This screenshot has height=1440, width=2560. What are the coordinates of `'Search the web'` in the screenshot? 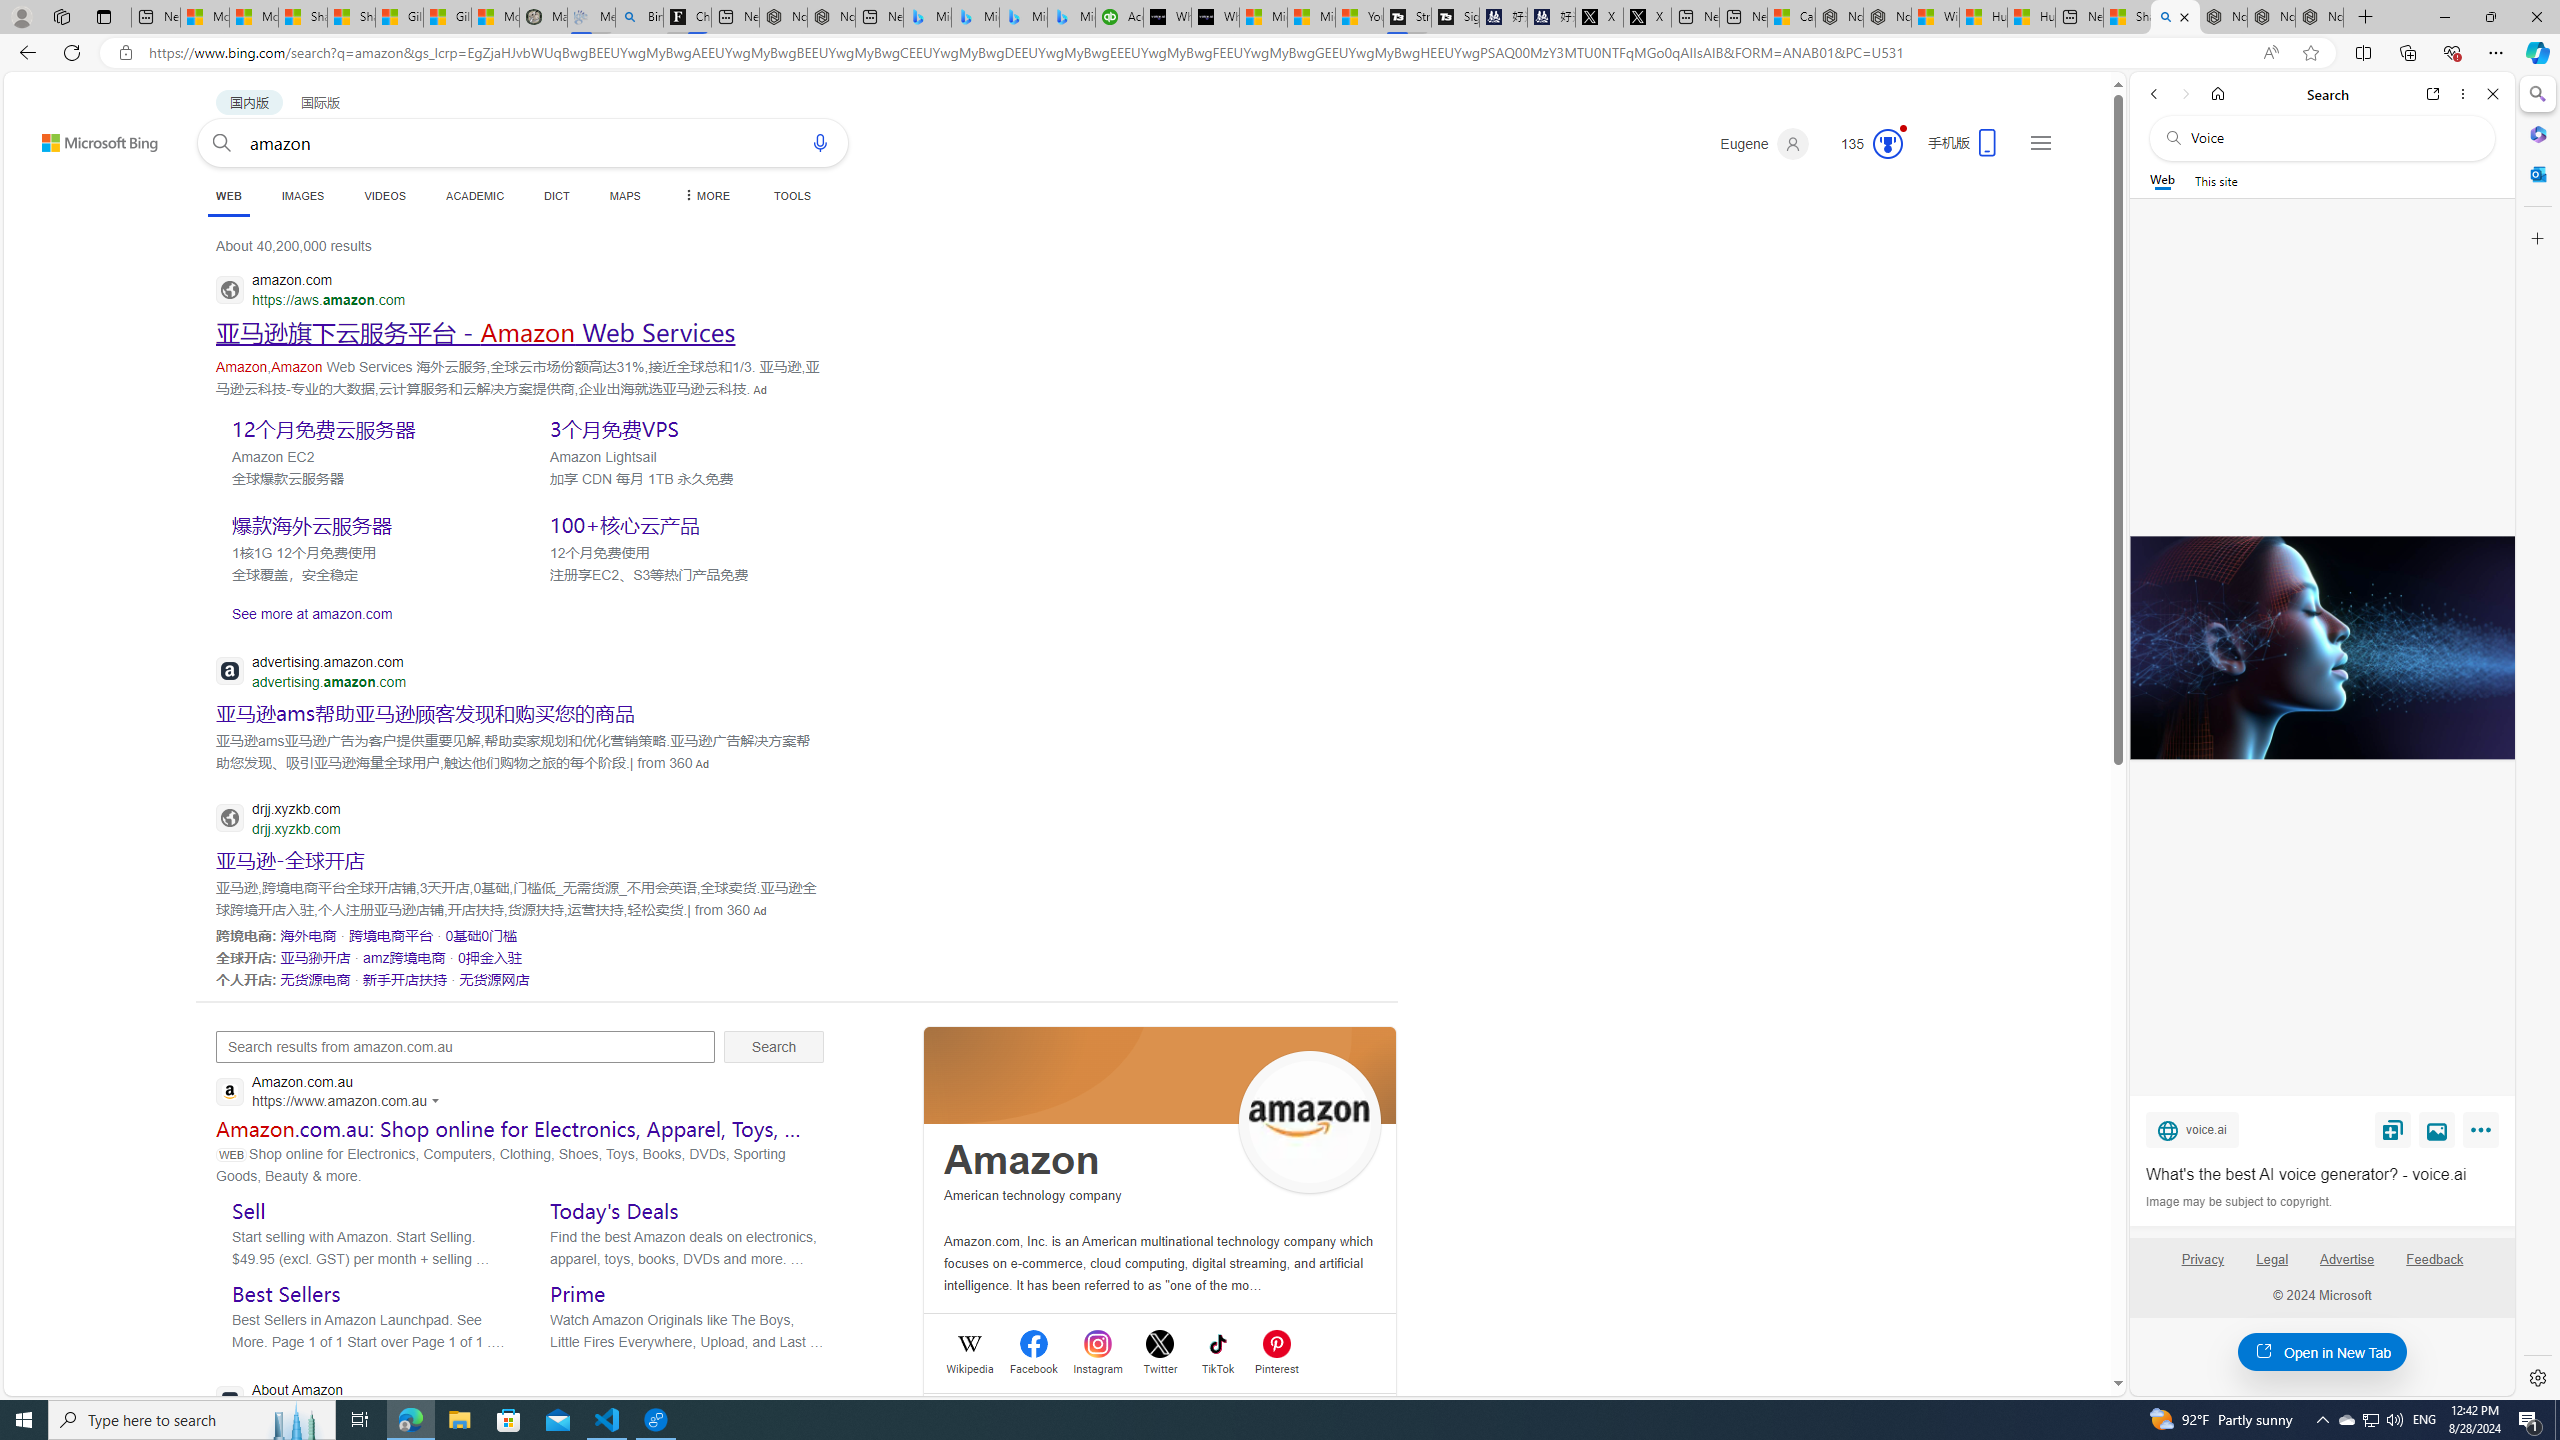 It's located at (2331, 137).